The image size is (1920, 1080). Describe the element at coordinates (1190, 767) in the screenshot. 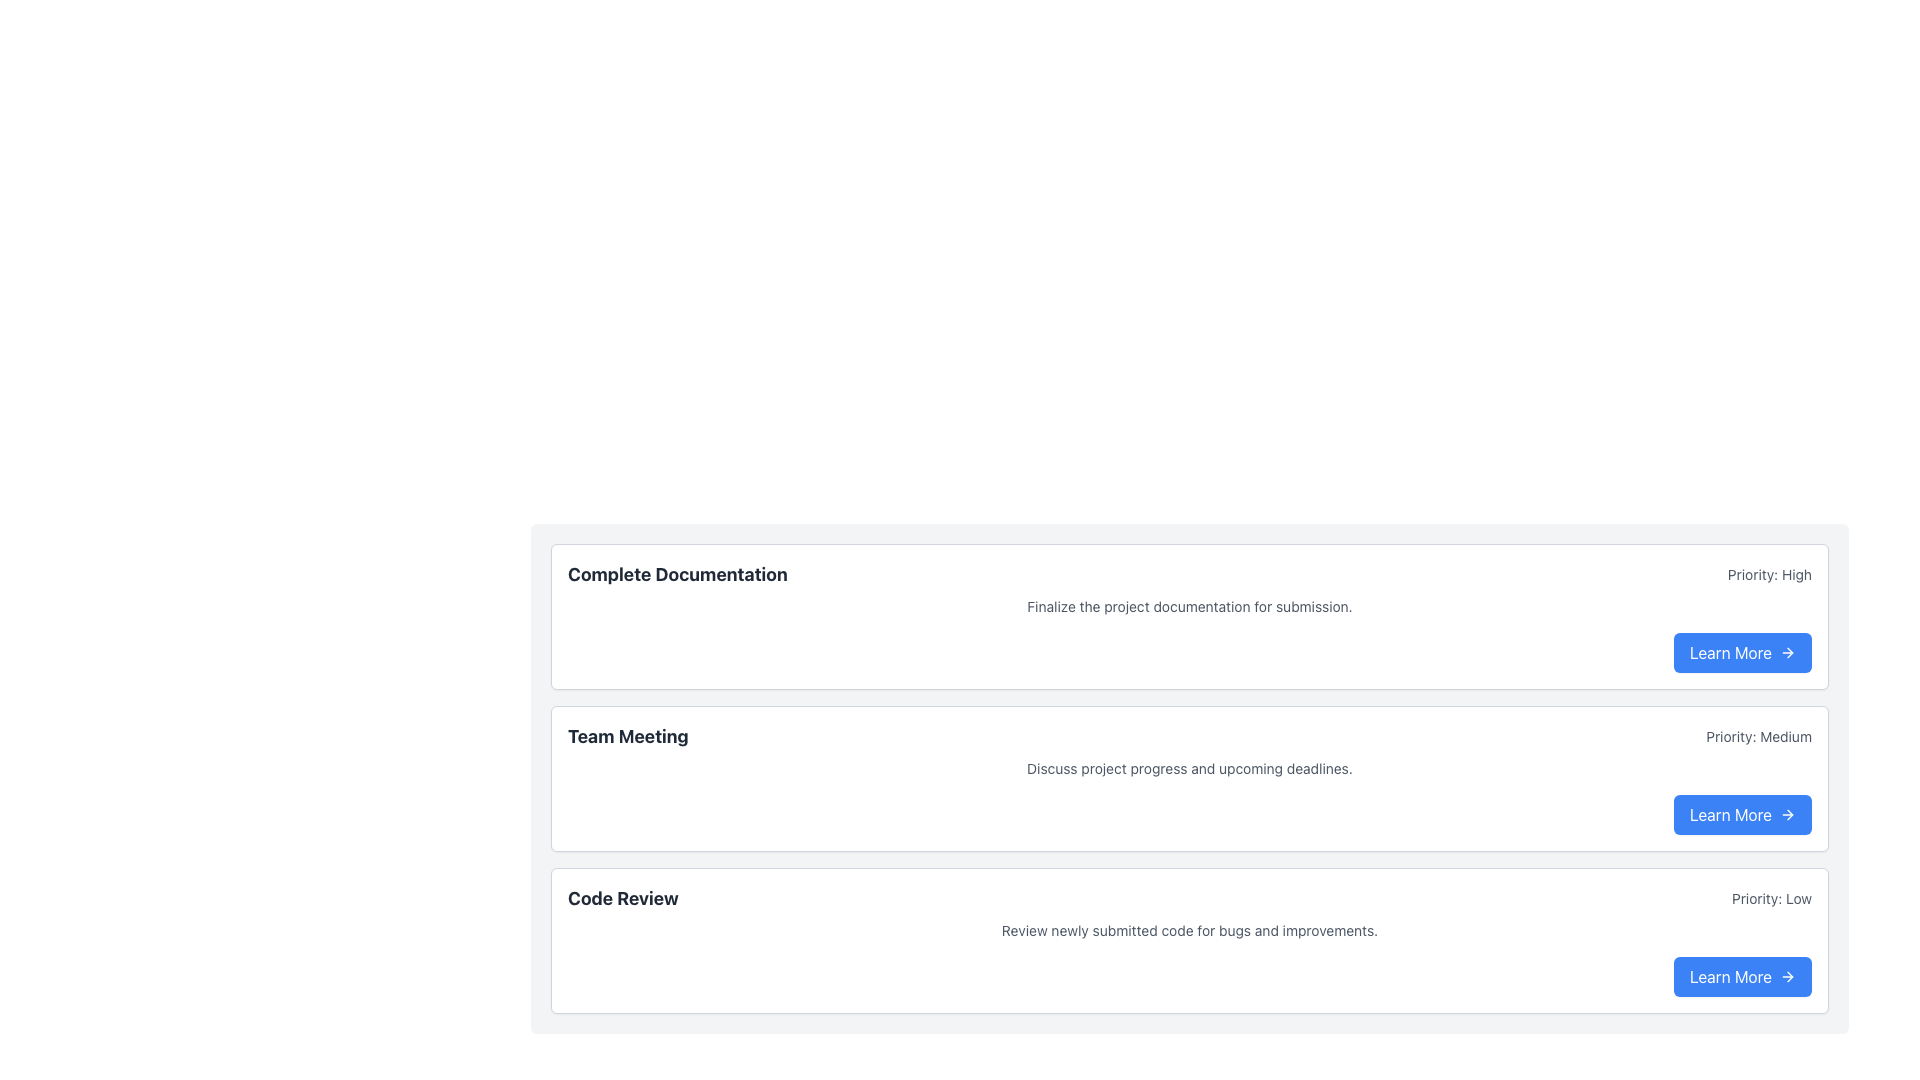

I see `the static text label providing details about the 'Team Meeting' item, which serves as a description or subheading and is located centrally beneath the main title` at that location.